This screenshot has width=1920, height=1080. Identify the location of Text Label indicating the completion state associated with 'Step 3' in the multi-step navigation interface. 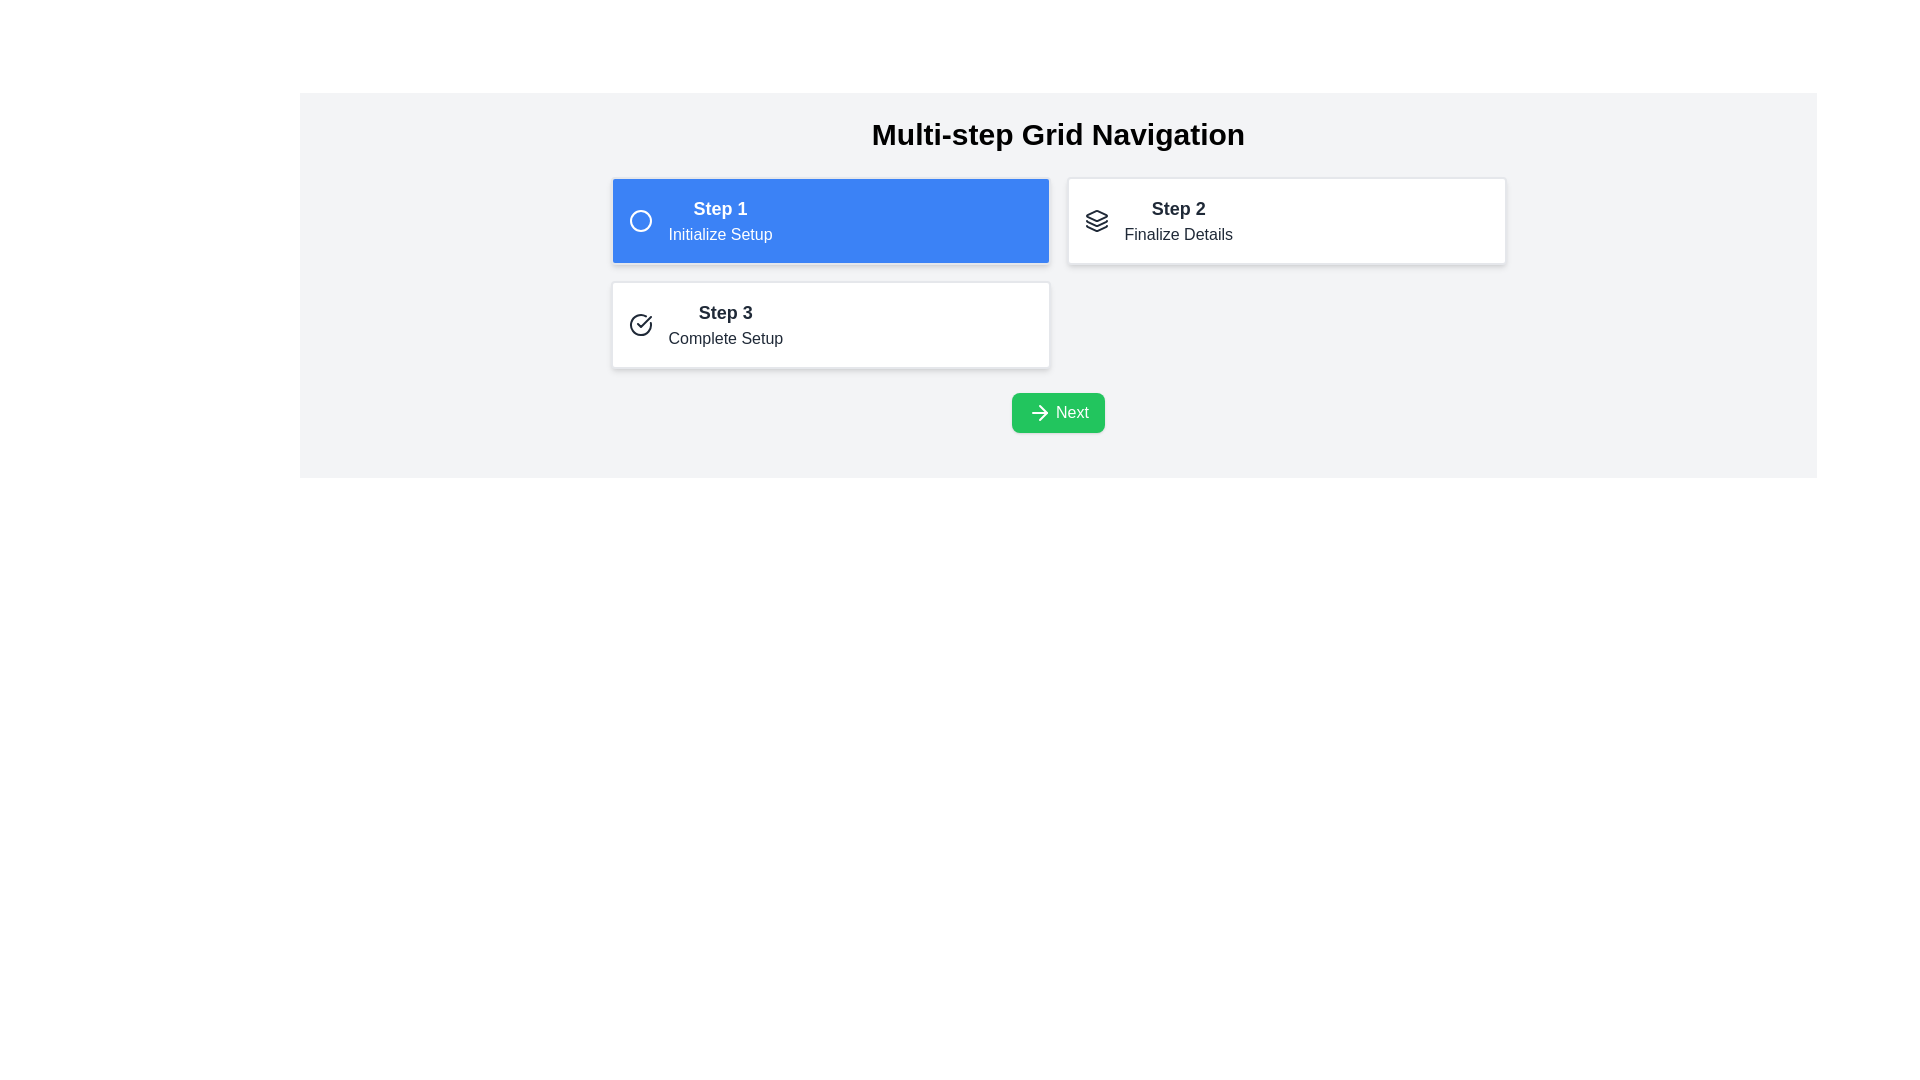
(724, 338).